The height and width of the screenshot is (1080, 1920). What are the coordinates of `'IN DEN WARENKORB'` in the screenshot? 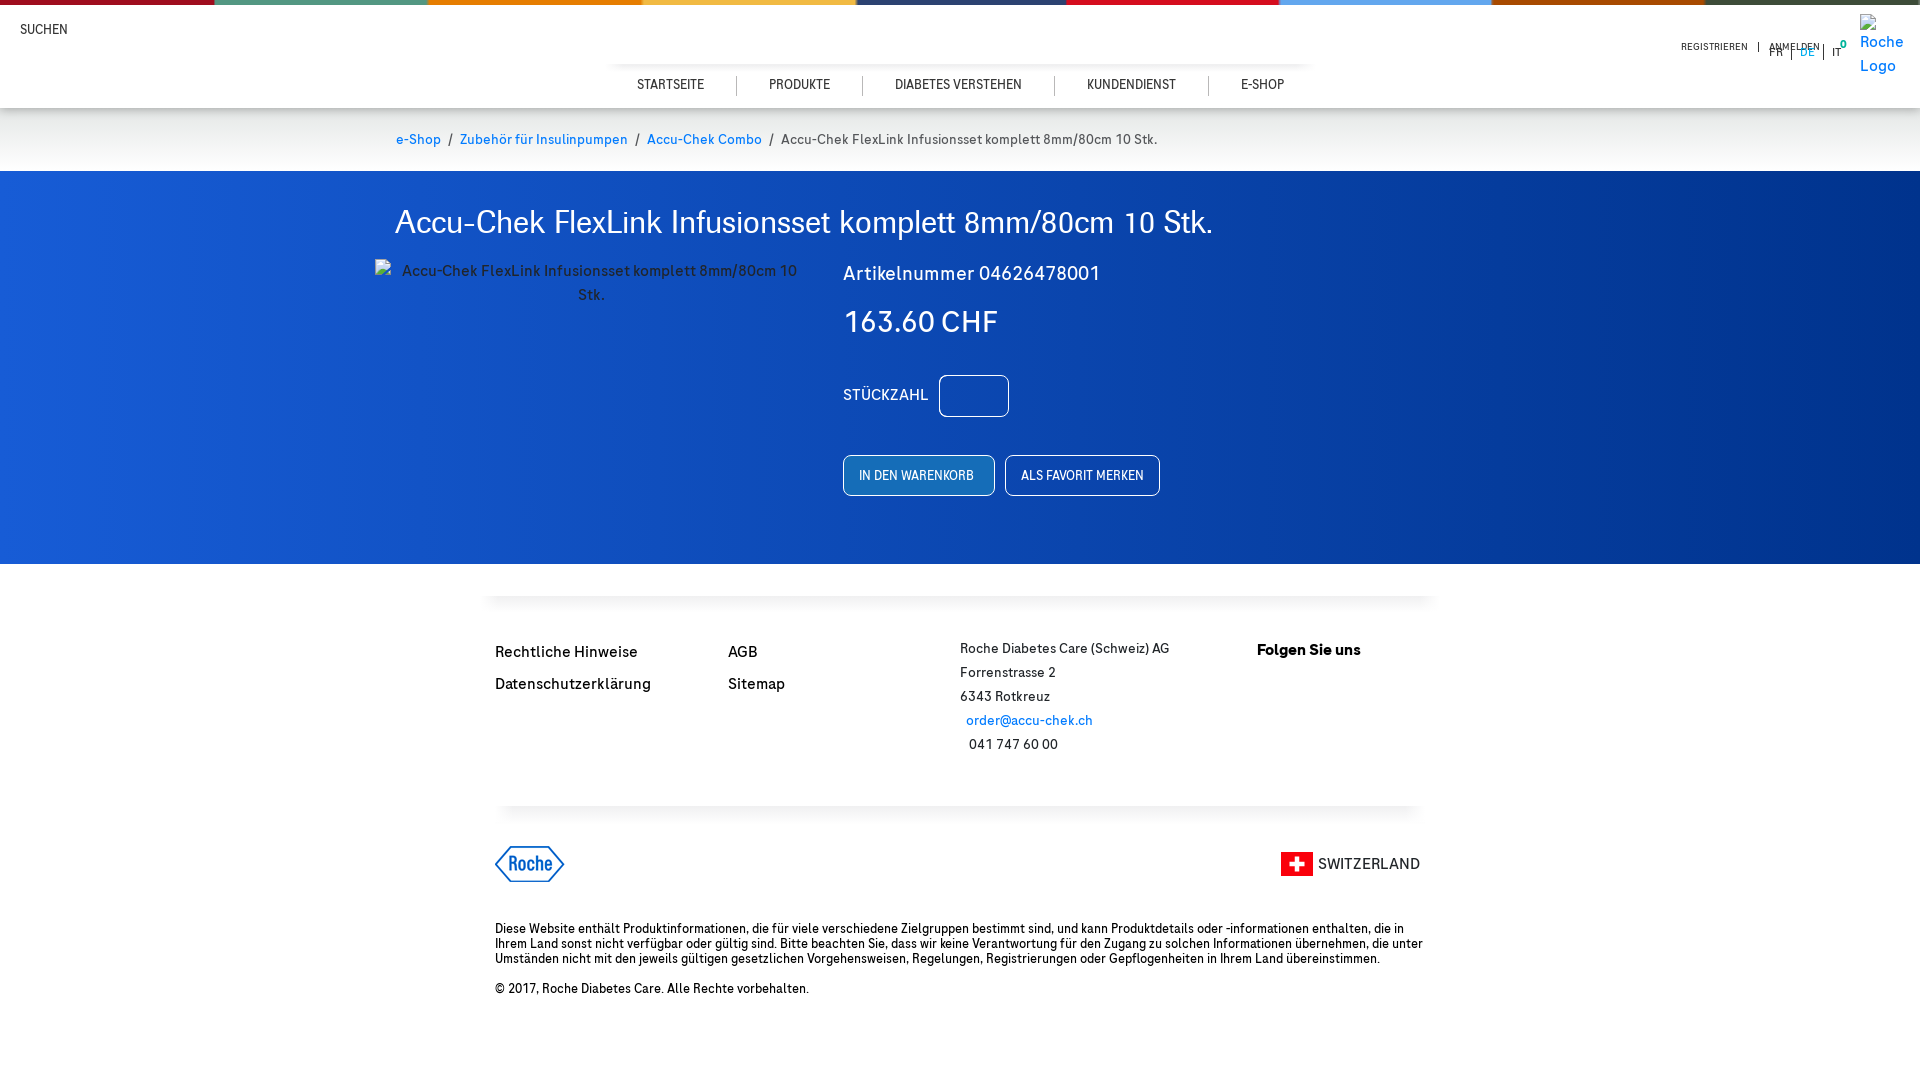 It's located at (917, 475).